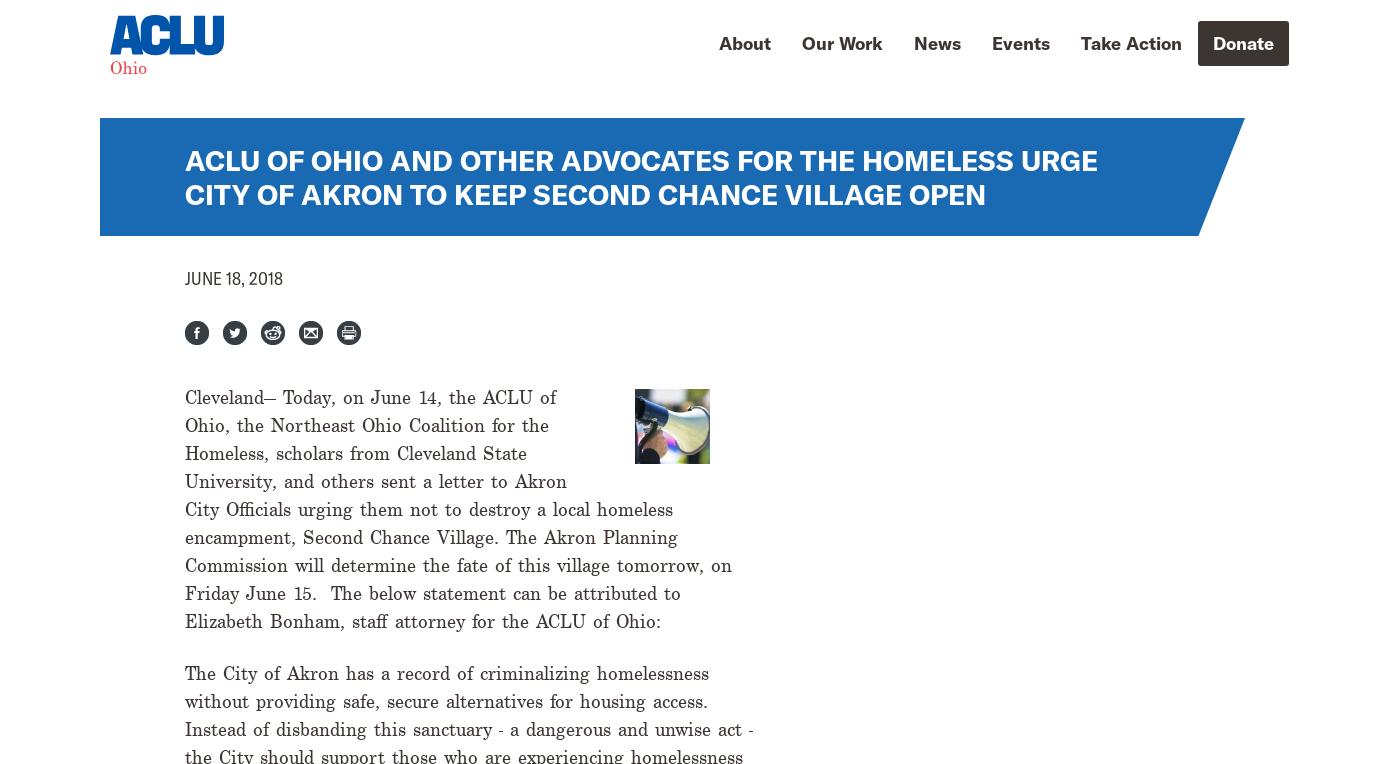  What do you see at coordinates (244, 332) in the screenshot?
I see `'Facebook'` at bounding box center [244, 332].